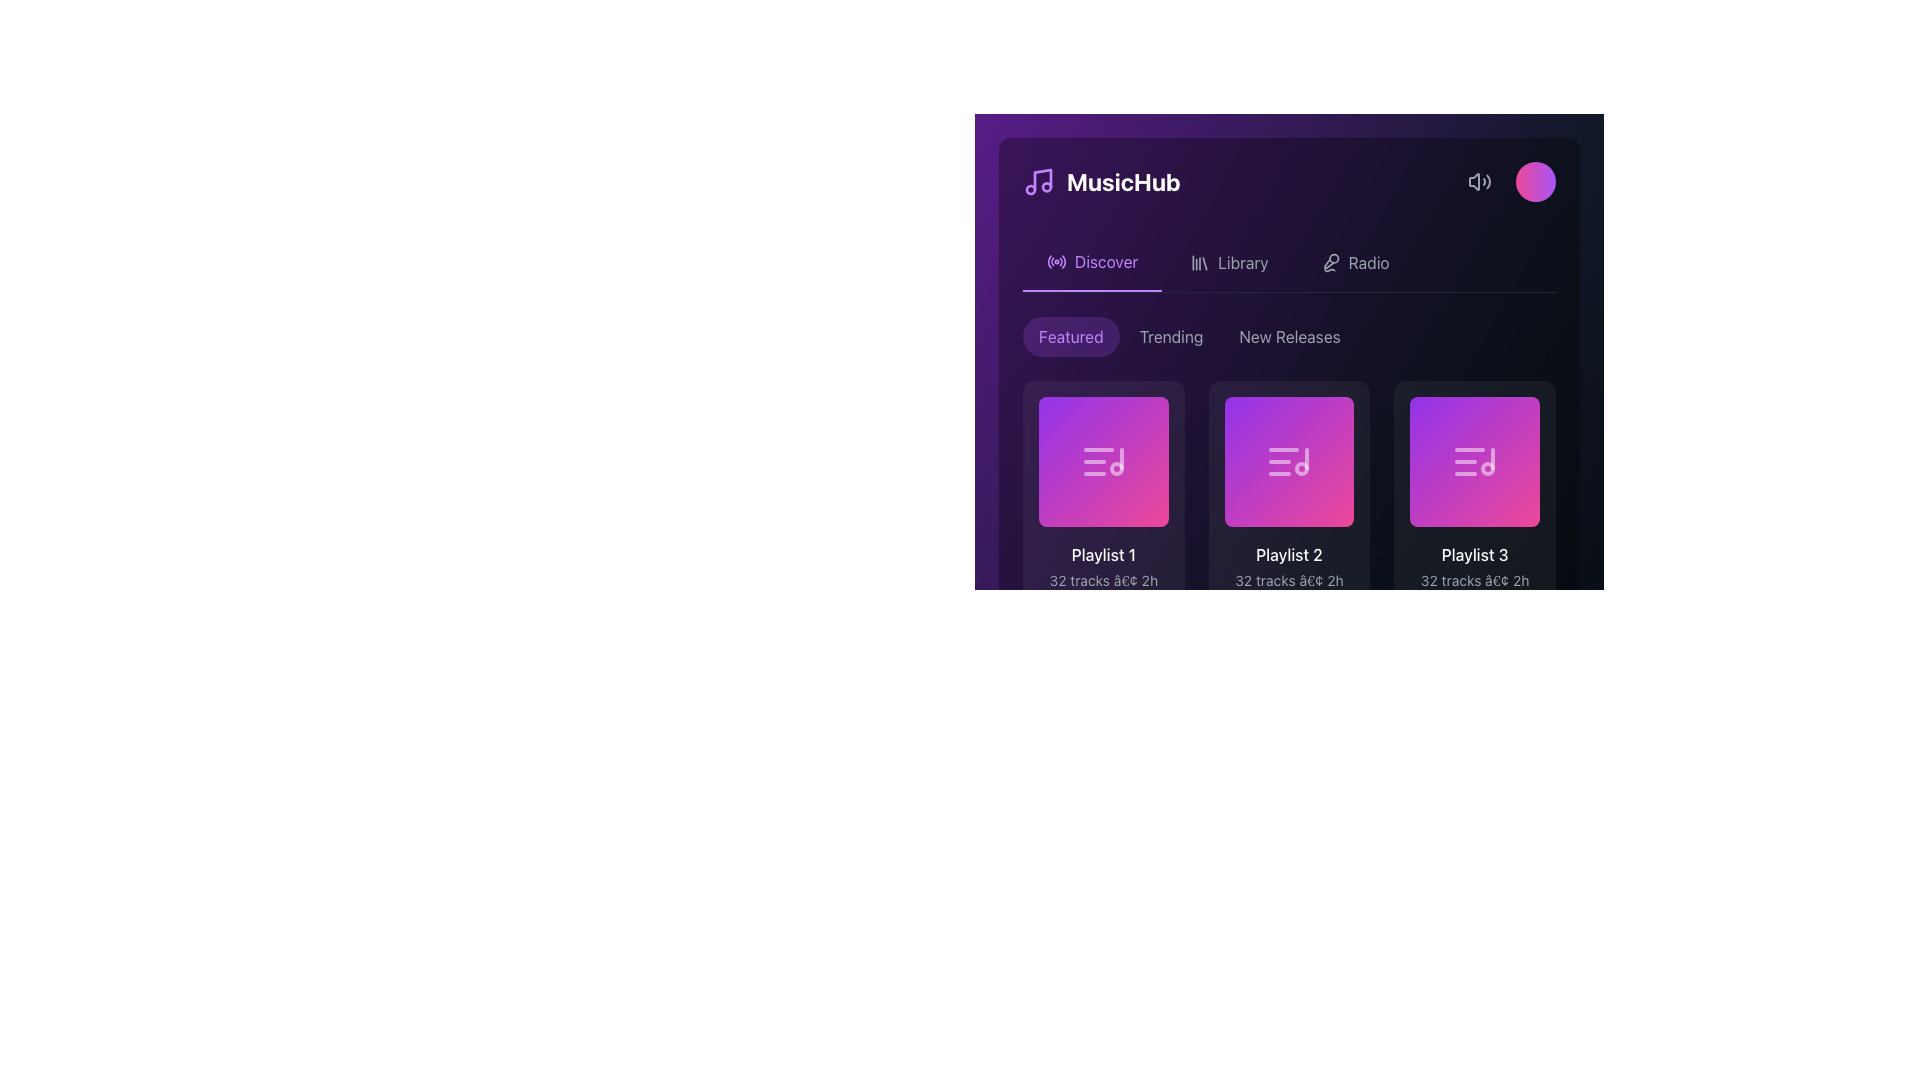 The height and width of the screenshot is (1080, 1920). What do you see at coordinates (1242, 261) in the screenshot?
I see `the Text Label (Link) that navigates` at bounding box center [1242, 261].